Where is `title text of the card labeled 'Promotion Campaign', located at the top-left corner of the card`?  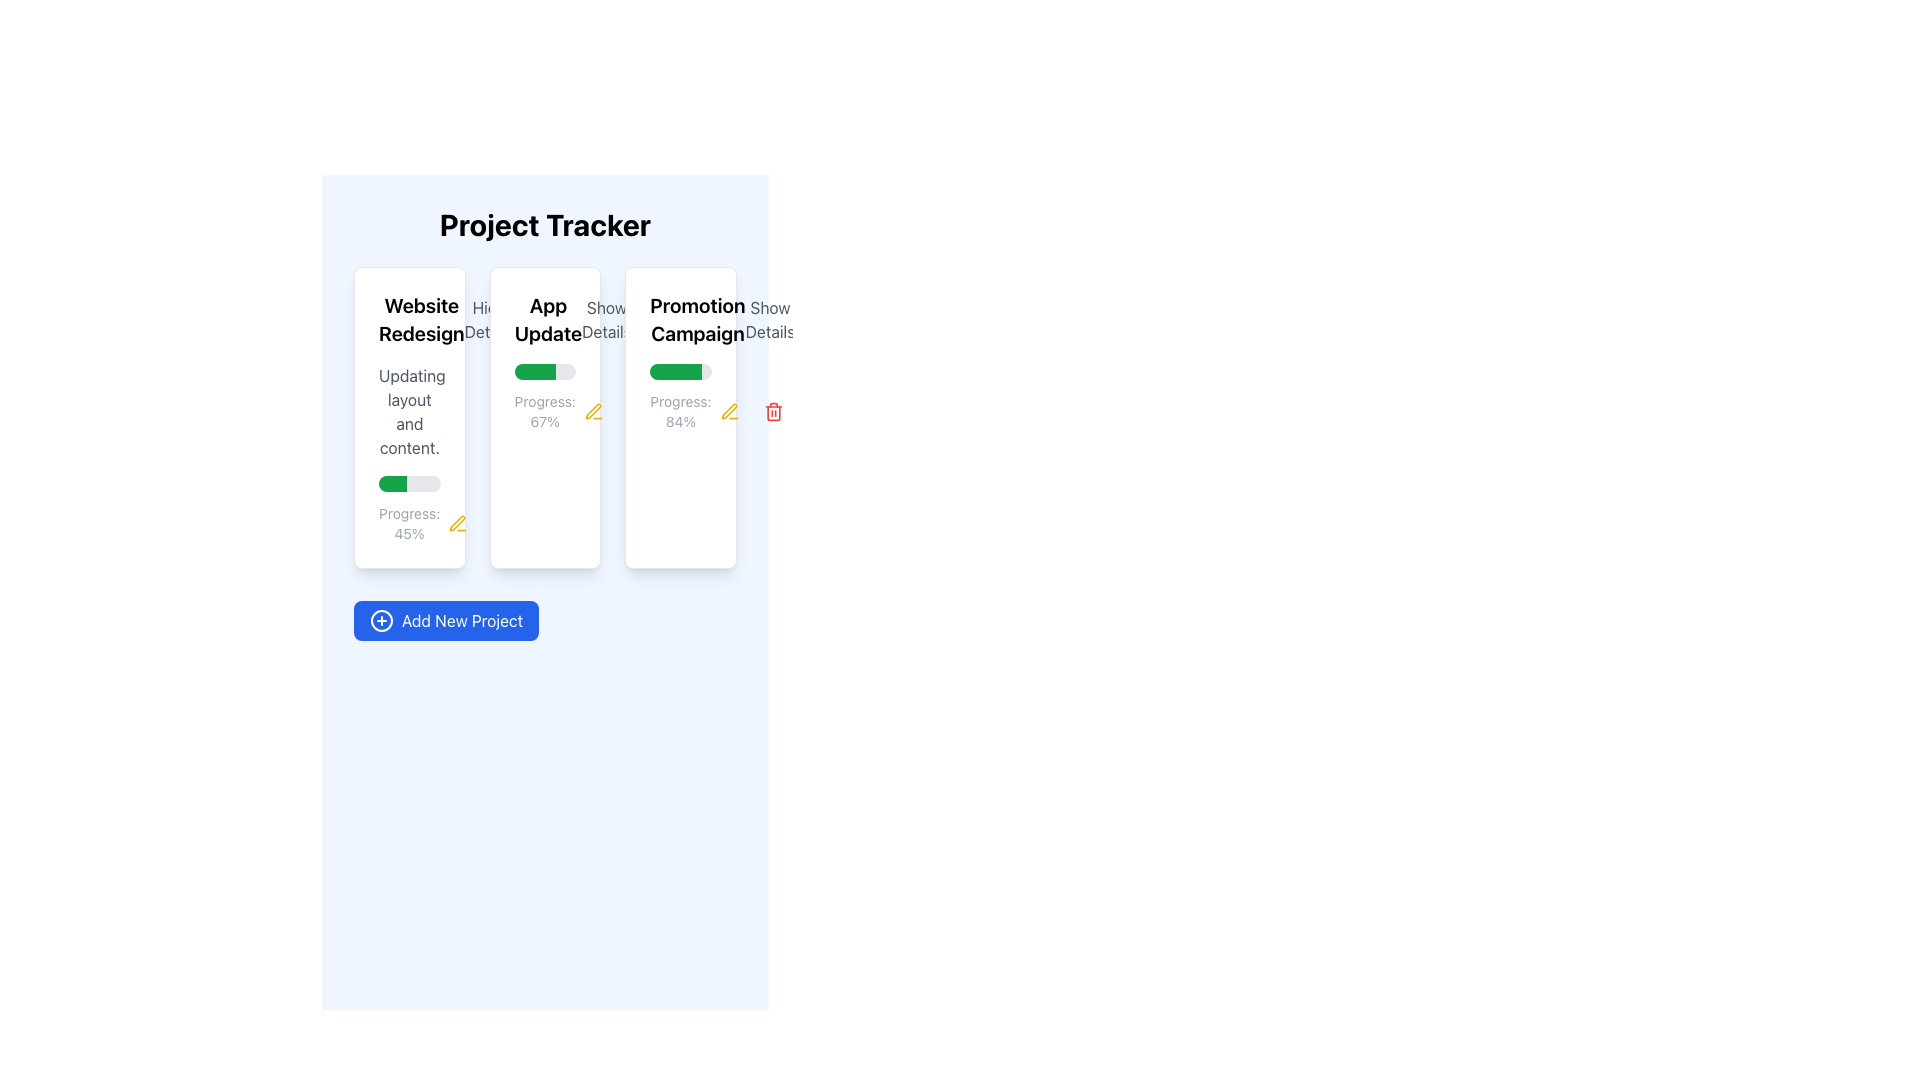
title text of the card labeled 'Promotion Campaign', located at the top-left corner of the card is located at coordinates (681, 319).